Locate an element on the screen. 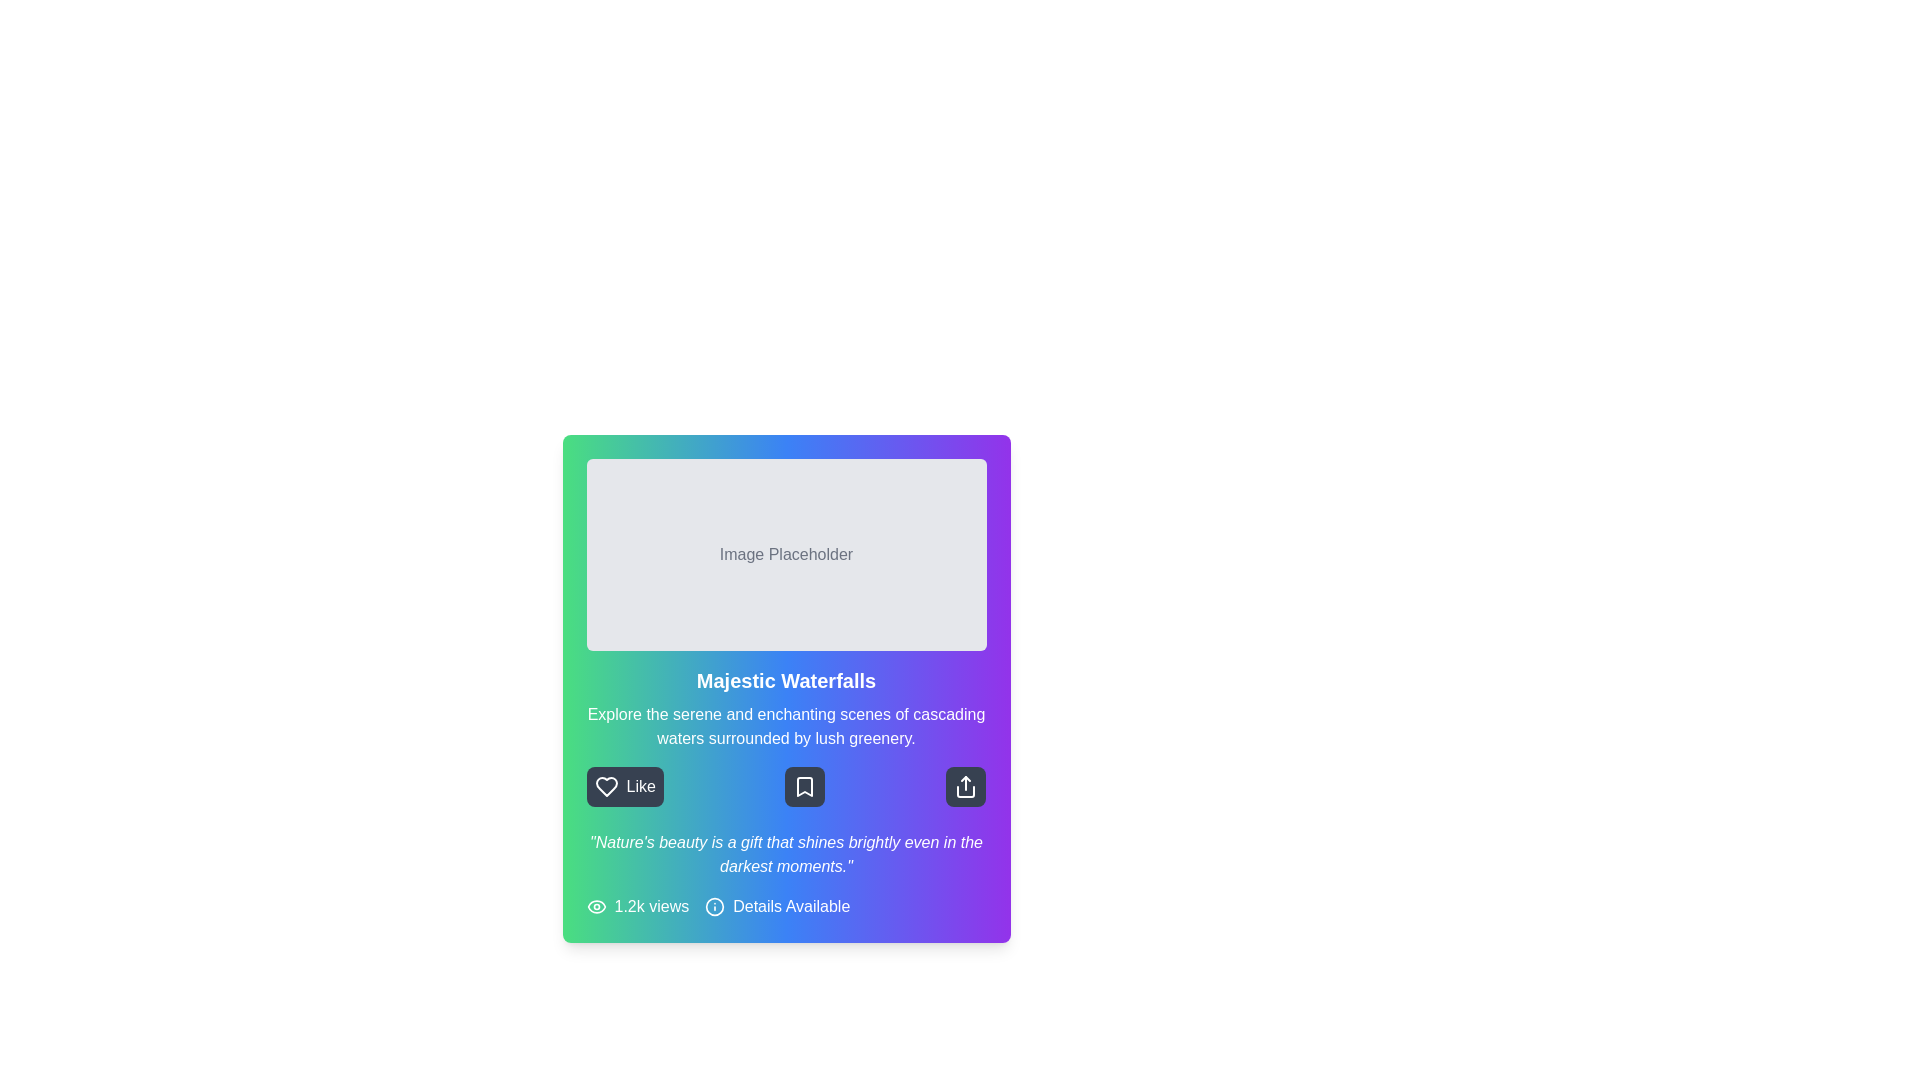 The height and width of the screenshot is (1080, 1920). the Image Placeholder located above the 'Majestic Waterfalls' text in the content card is located at coordinates (785, 555).